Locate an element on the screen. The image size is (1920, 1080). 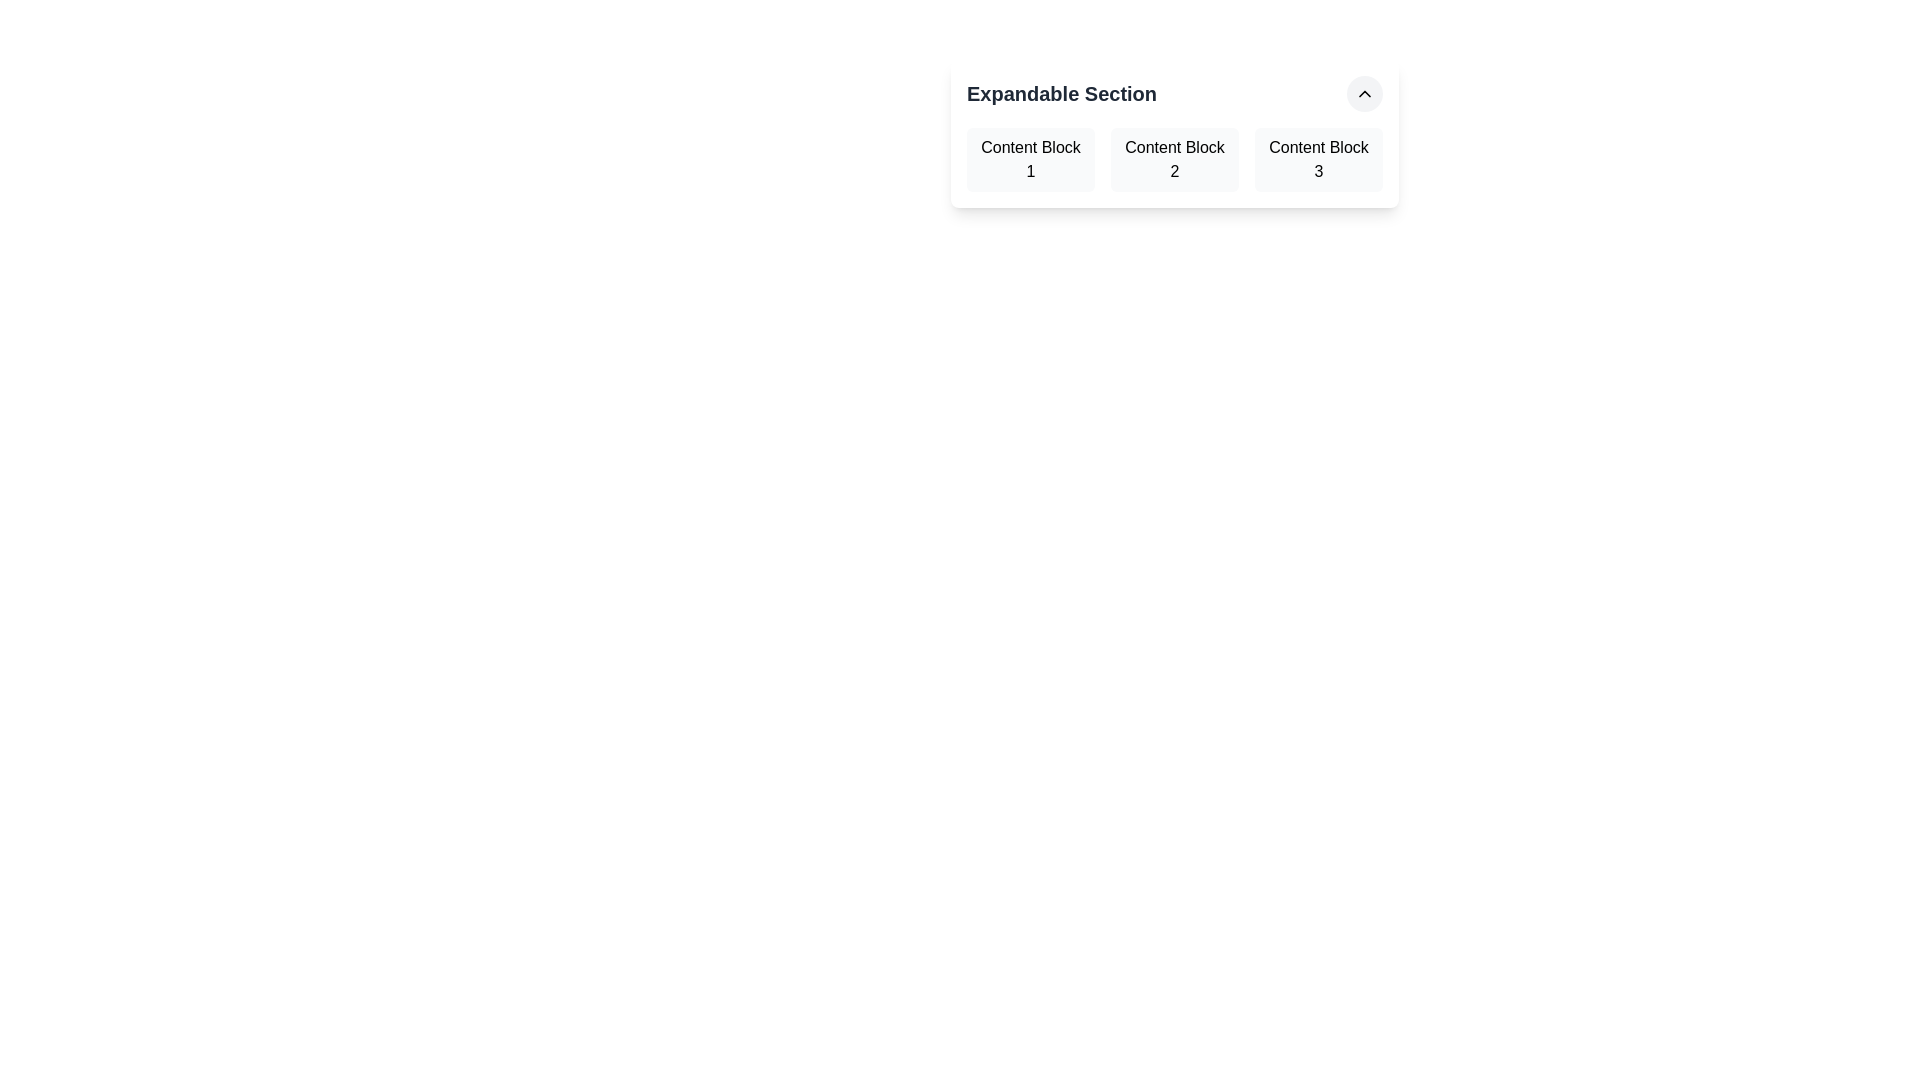
the Static content block labeled 'Content Block 1' is located at coordinates (1031, 158).